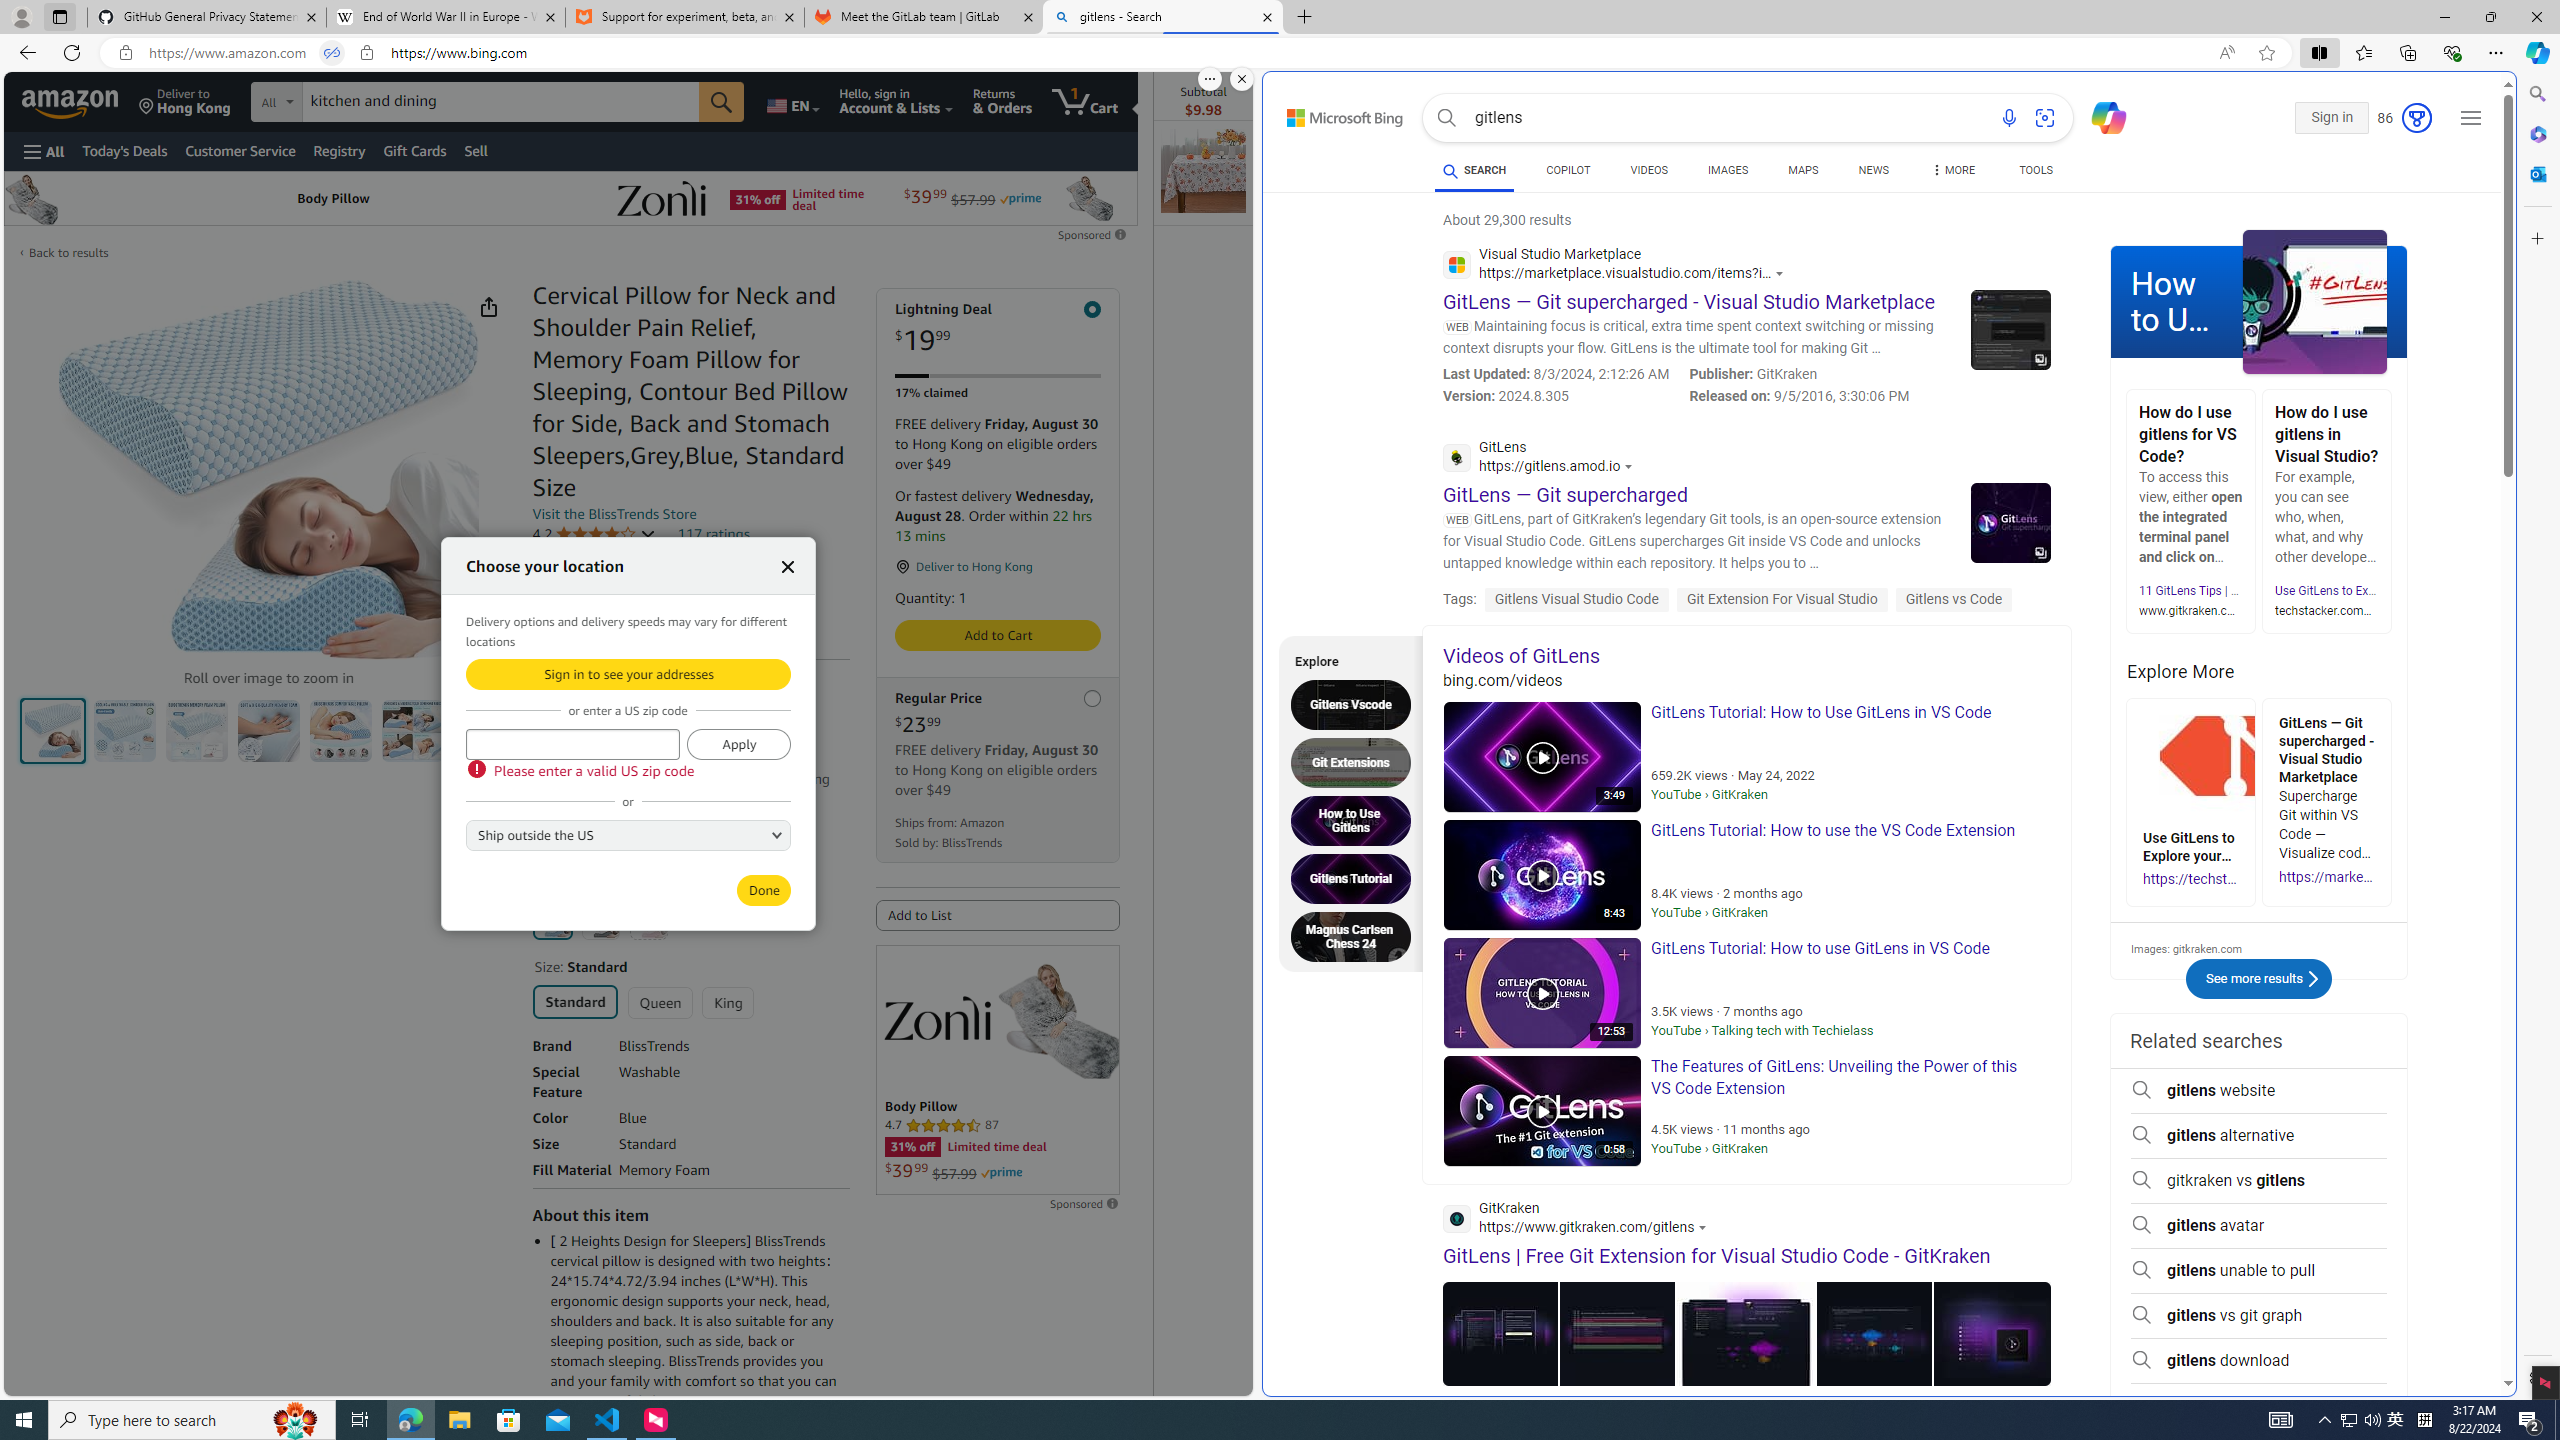 Image resolution: width=2560 pixels, height=1440 pixels. I want to click on 'Visual Studio Marketplace', so click(1618, 267).